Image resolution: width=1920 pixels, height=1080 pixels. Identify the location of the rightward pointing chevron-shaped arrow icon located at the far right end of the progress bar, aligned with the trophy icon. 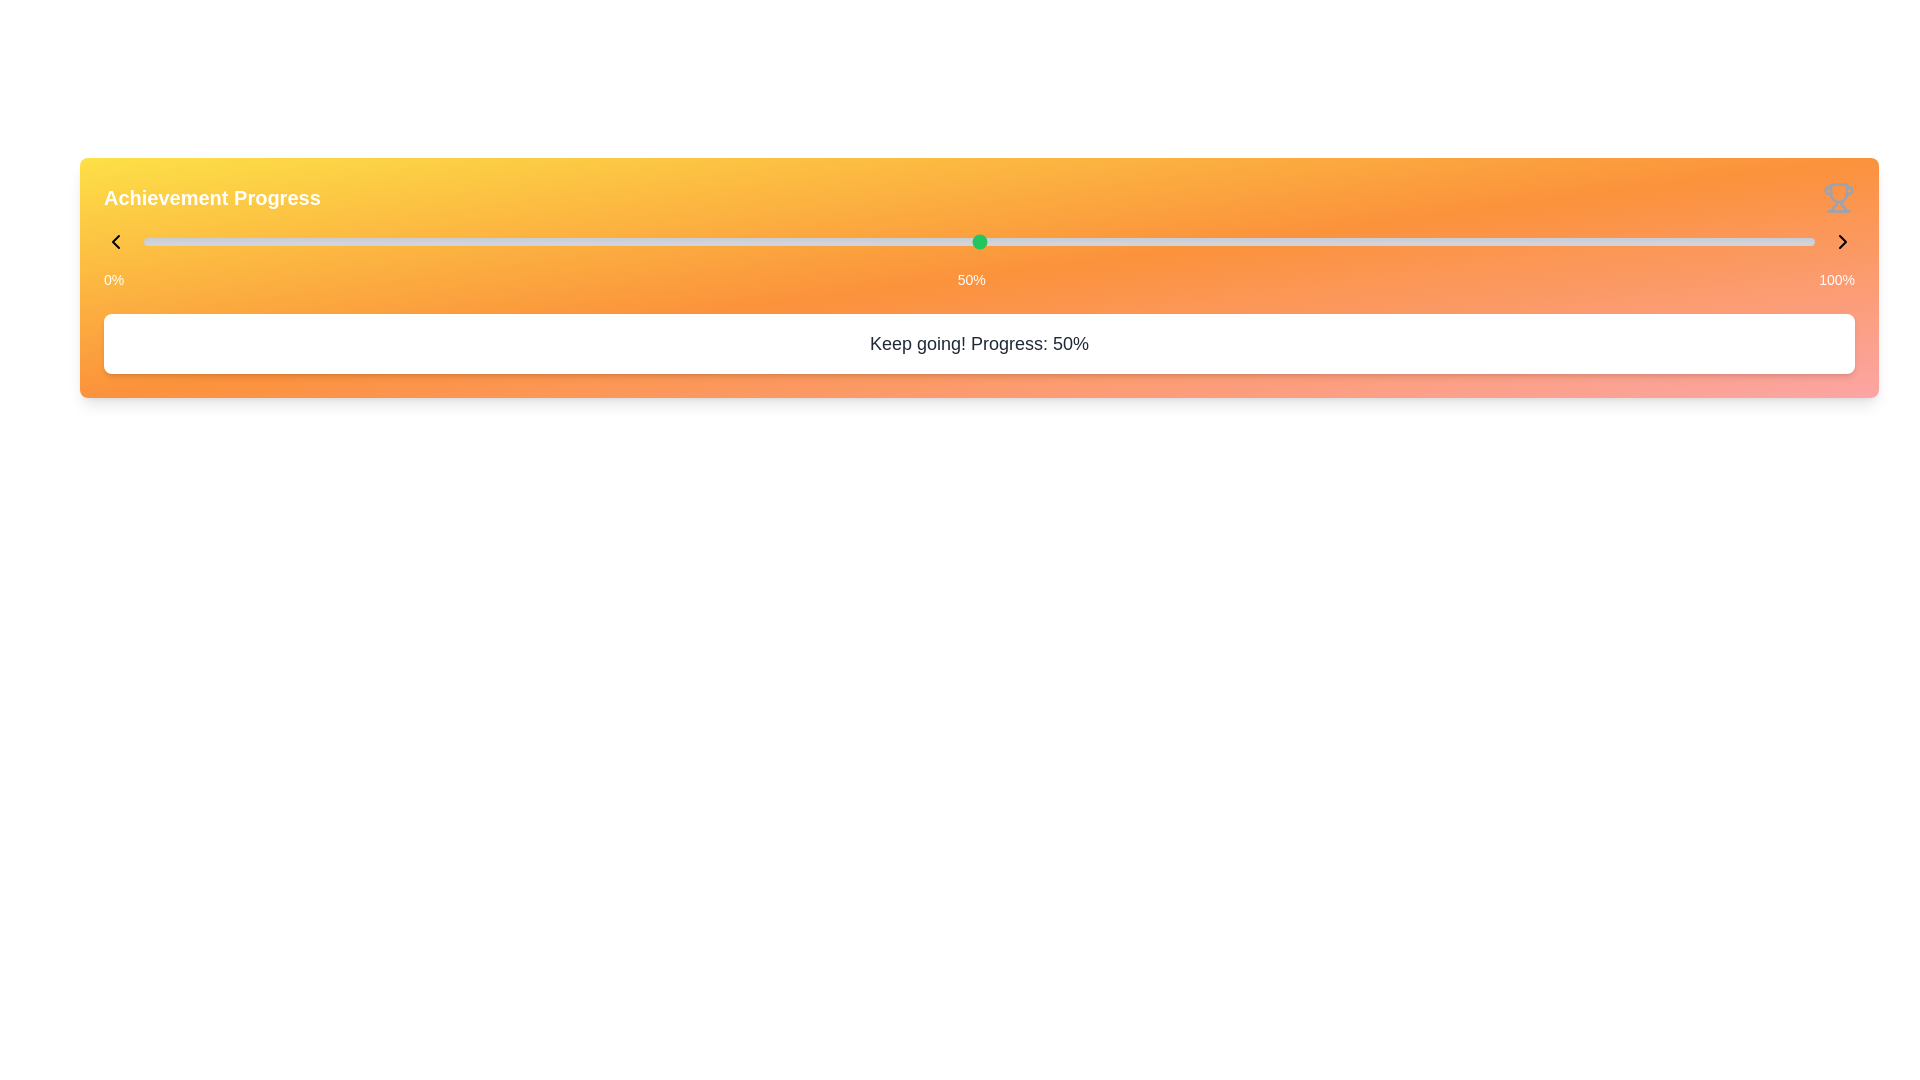
(1842, 241).